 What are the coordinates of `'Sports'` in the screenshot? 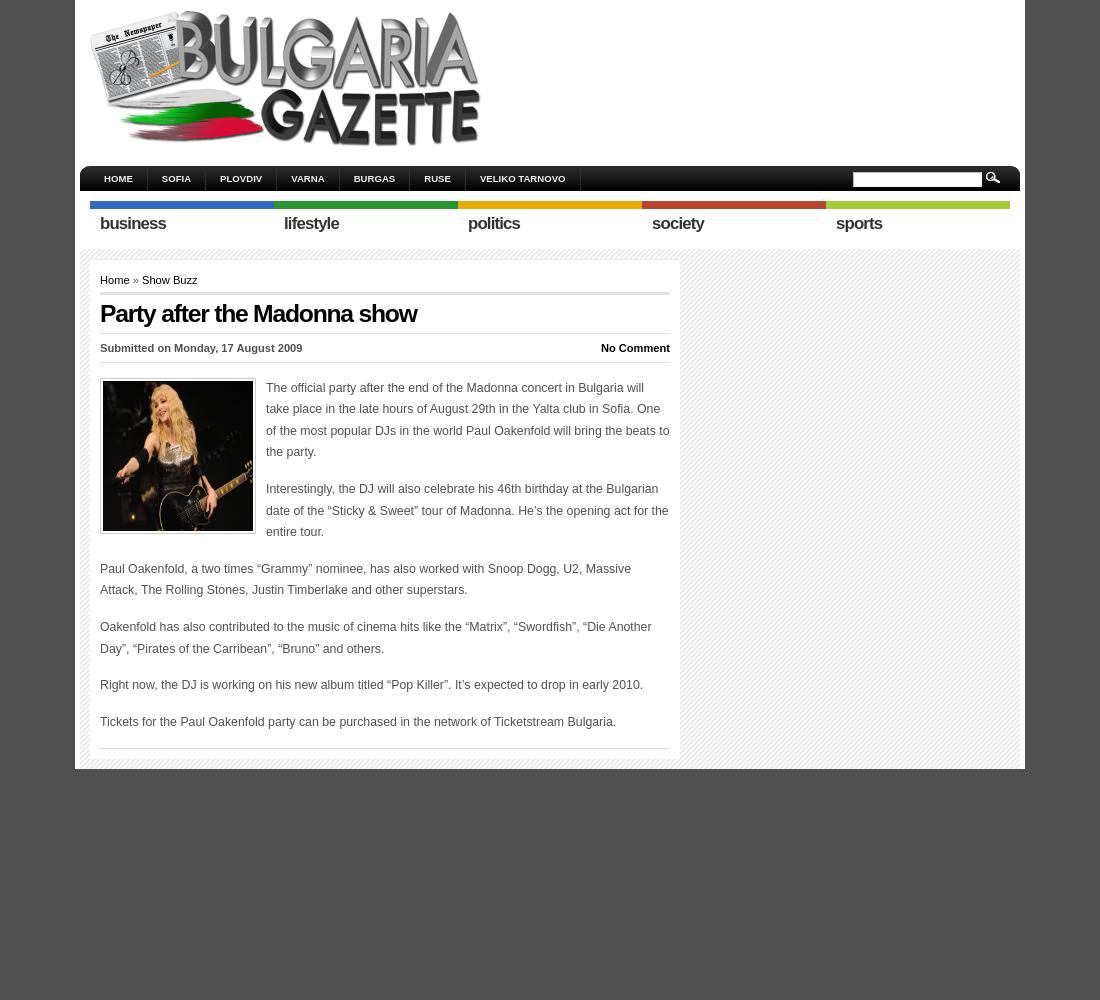 It's located at (835, 222).